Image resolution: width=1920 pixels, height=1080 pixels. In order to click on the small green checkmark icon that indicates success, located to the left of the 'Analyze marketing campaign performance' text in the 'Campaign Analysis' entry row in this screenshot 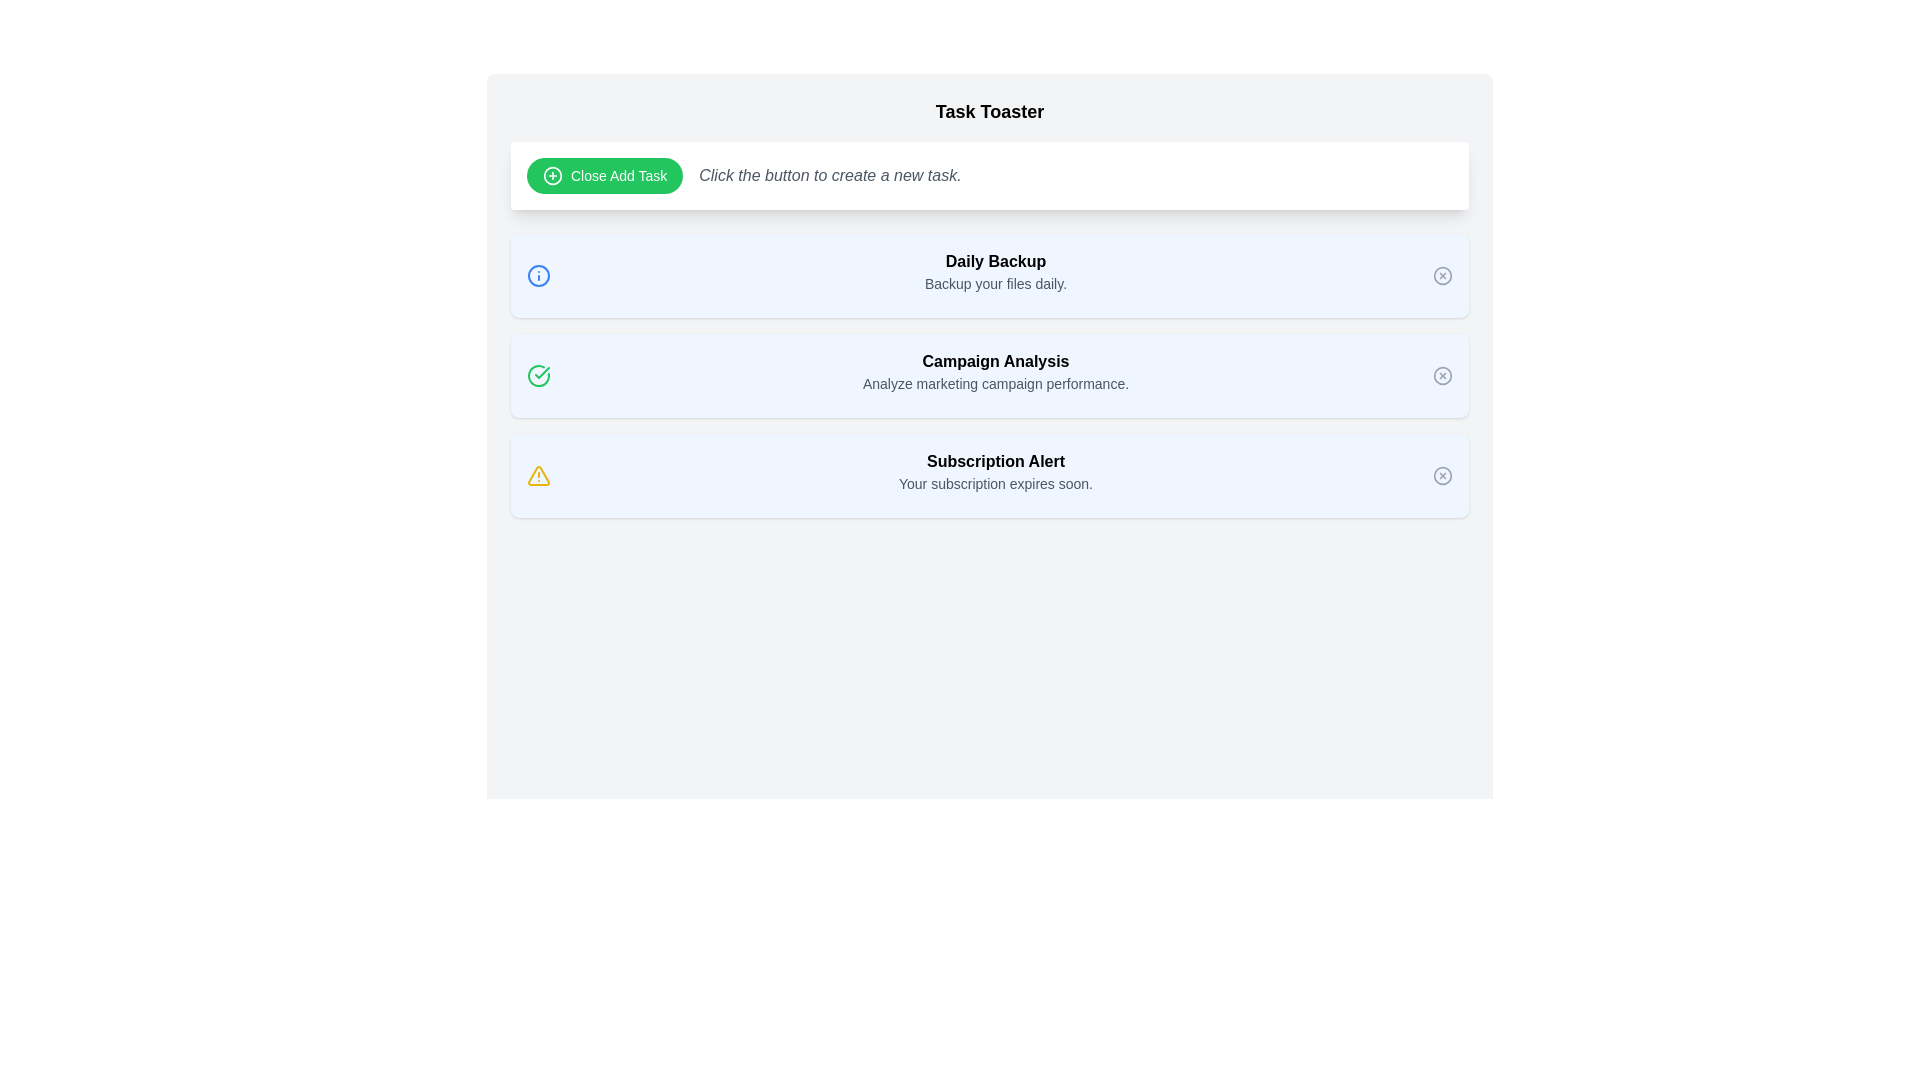, I will do `click(542, 373)`.